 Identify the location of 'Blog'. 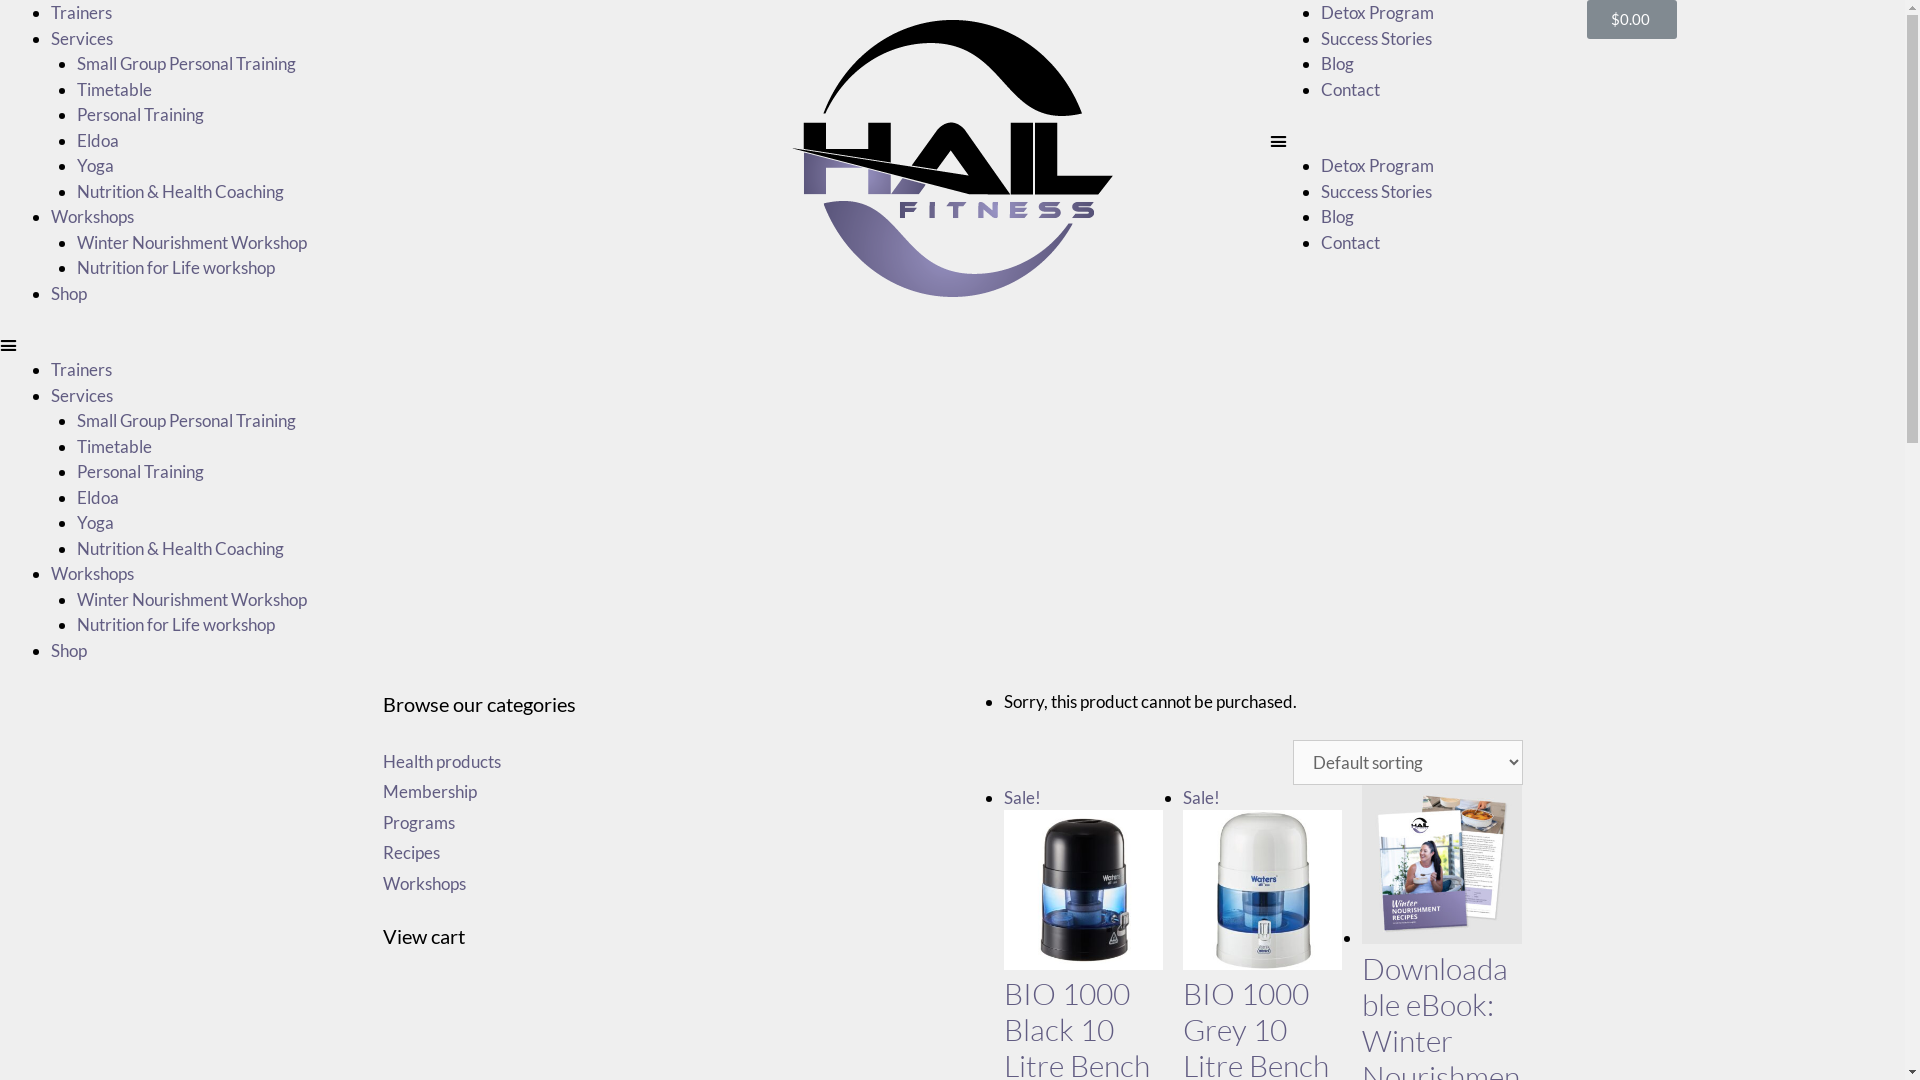
(1320, 62).